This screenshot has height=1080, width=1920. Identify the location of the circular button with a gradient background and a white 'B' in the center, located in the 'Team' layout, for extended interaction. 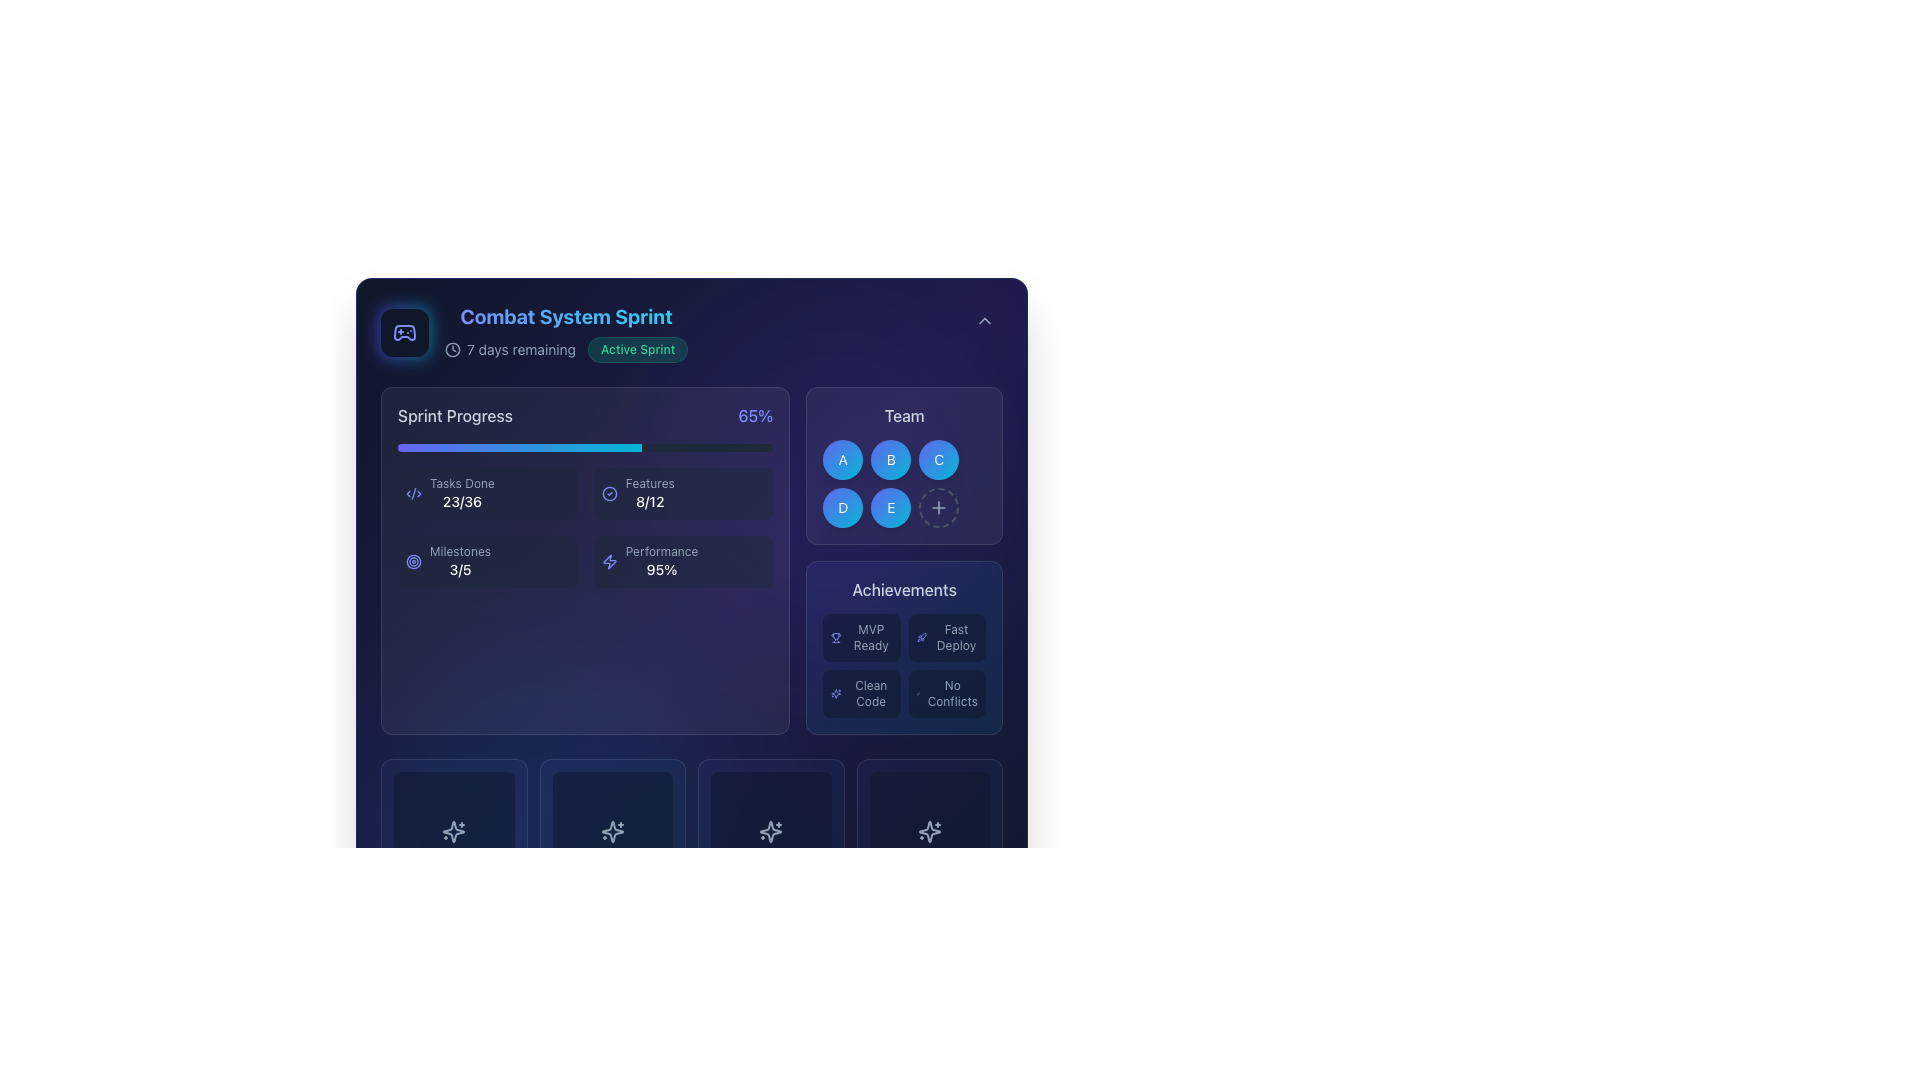
(903, 466).